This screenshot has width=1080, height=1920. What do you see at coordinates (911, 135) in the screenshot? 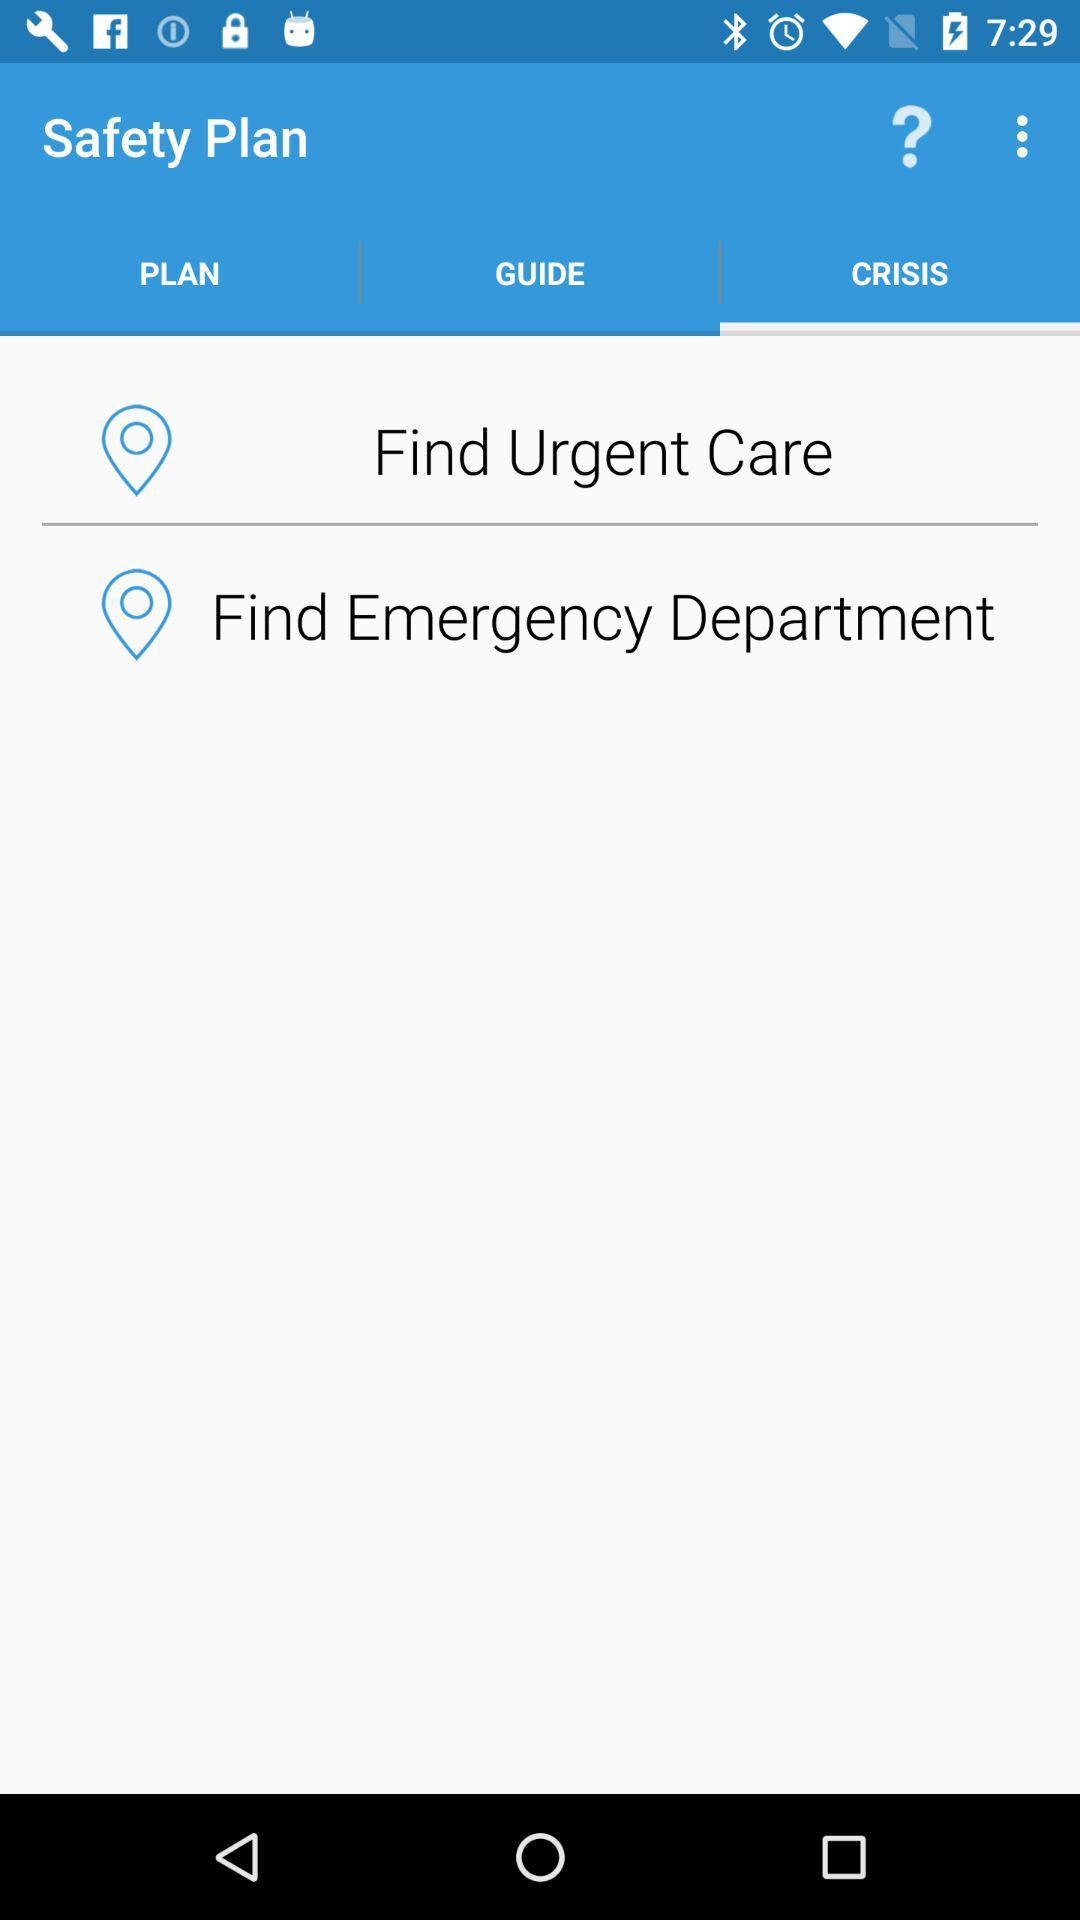
I see `the item to the right of guide app` at bounding box center [911, 135].